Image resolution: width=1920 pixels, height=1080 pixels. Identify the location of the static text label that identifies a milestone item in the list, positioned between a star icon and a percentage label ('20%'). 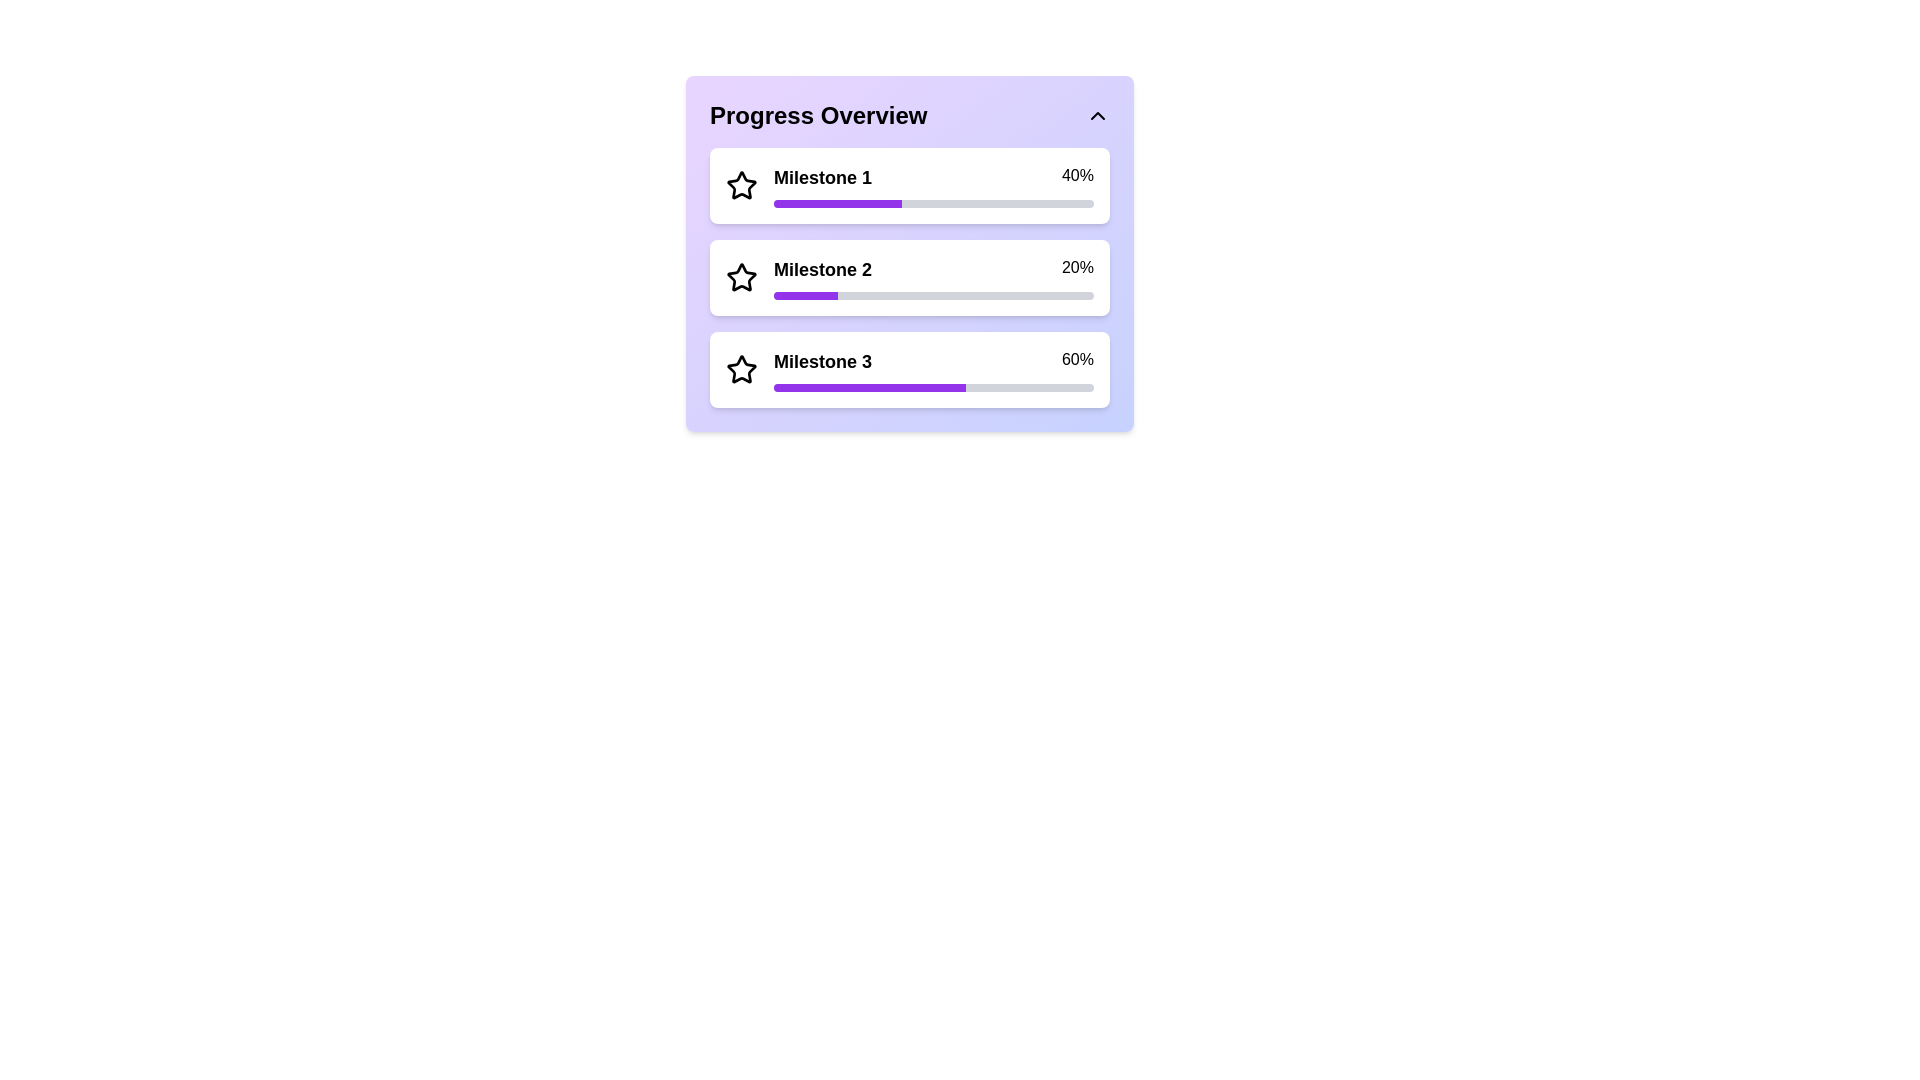
(823, 270).